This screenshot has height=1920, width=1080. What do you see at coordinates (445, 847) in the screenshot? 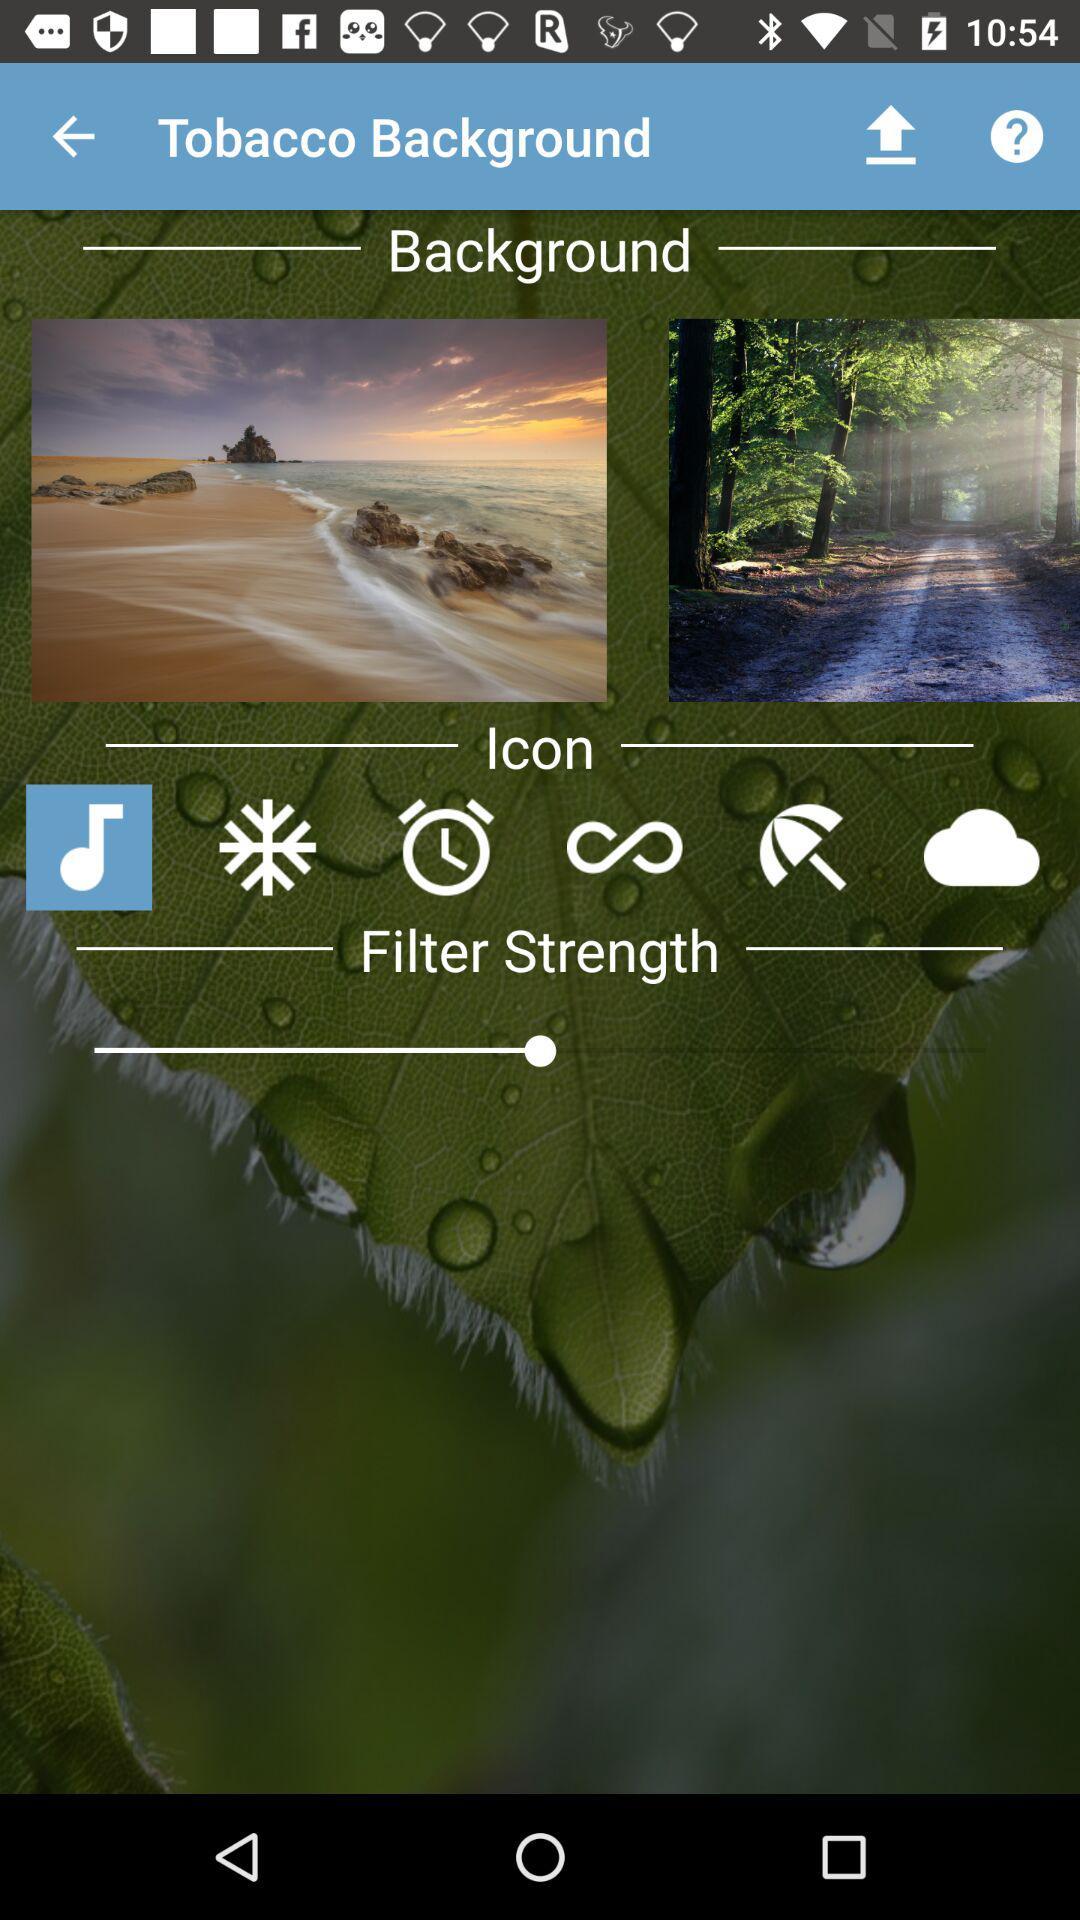
I see `the time icon` at bounding box center [445, 847].